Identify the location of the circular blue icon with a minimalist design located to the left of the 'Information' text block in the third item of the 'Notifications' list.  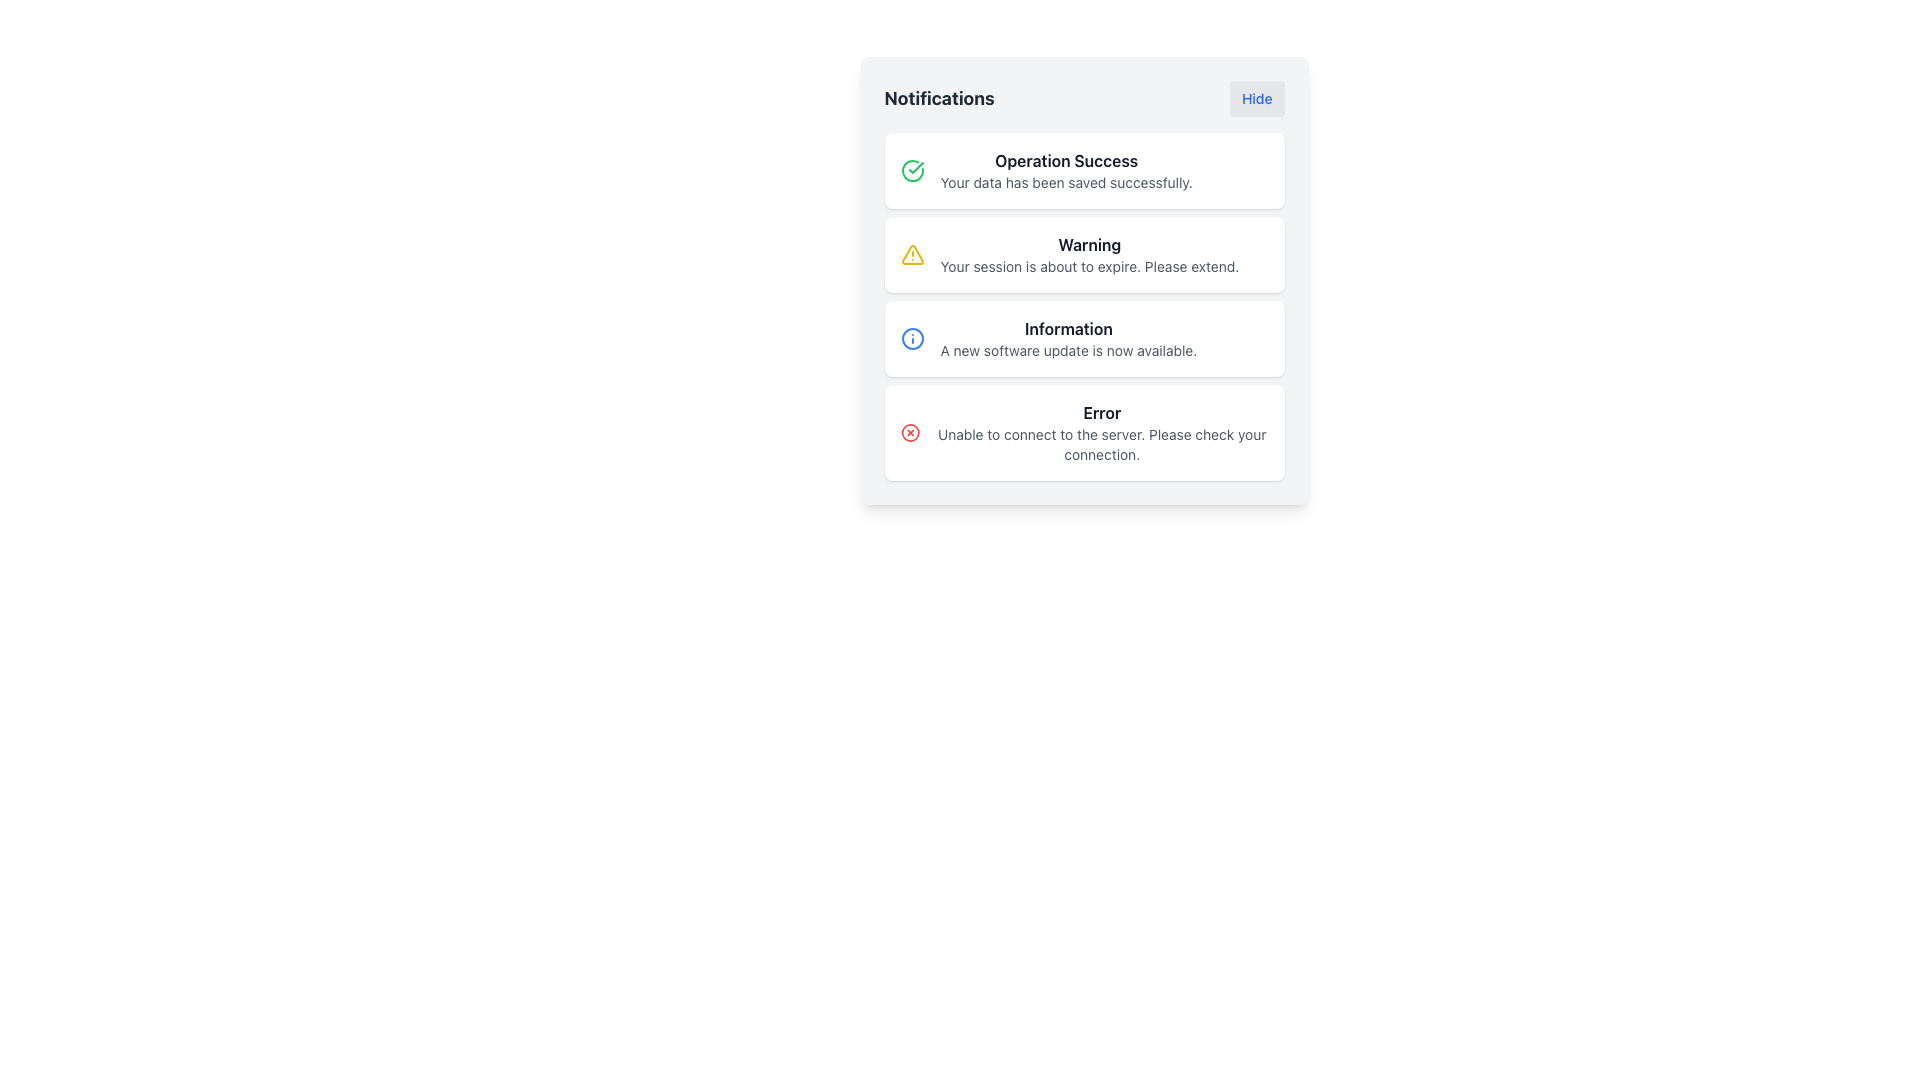
(911, 338).